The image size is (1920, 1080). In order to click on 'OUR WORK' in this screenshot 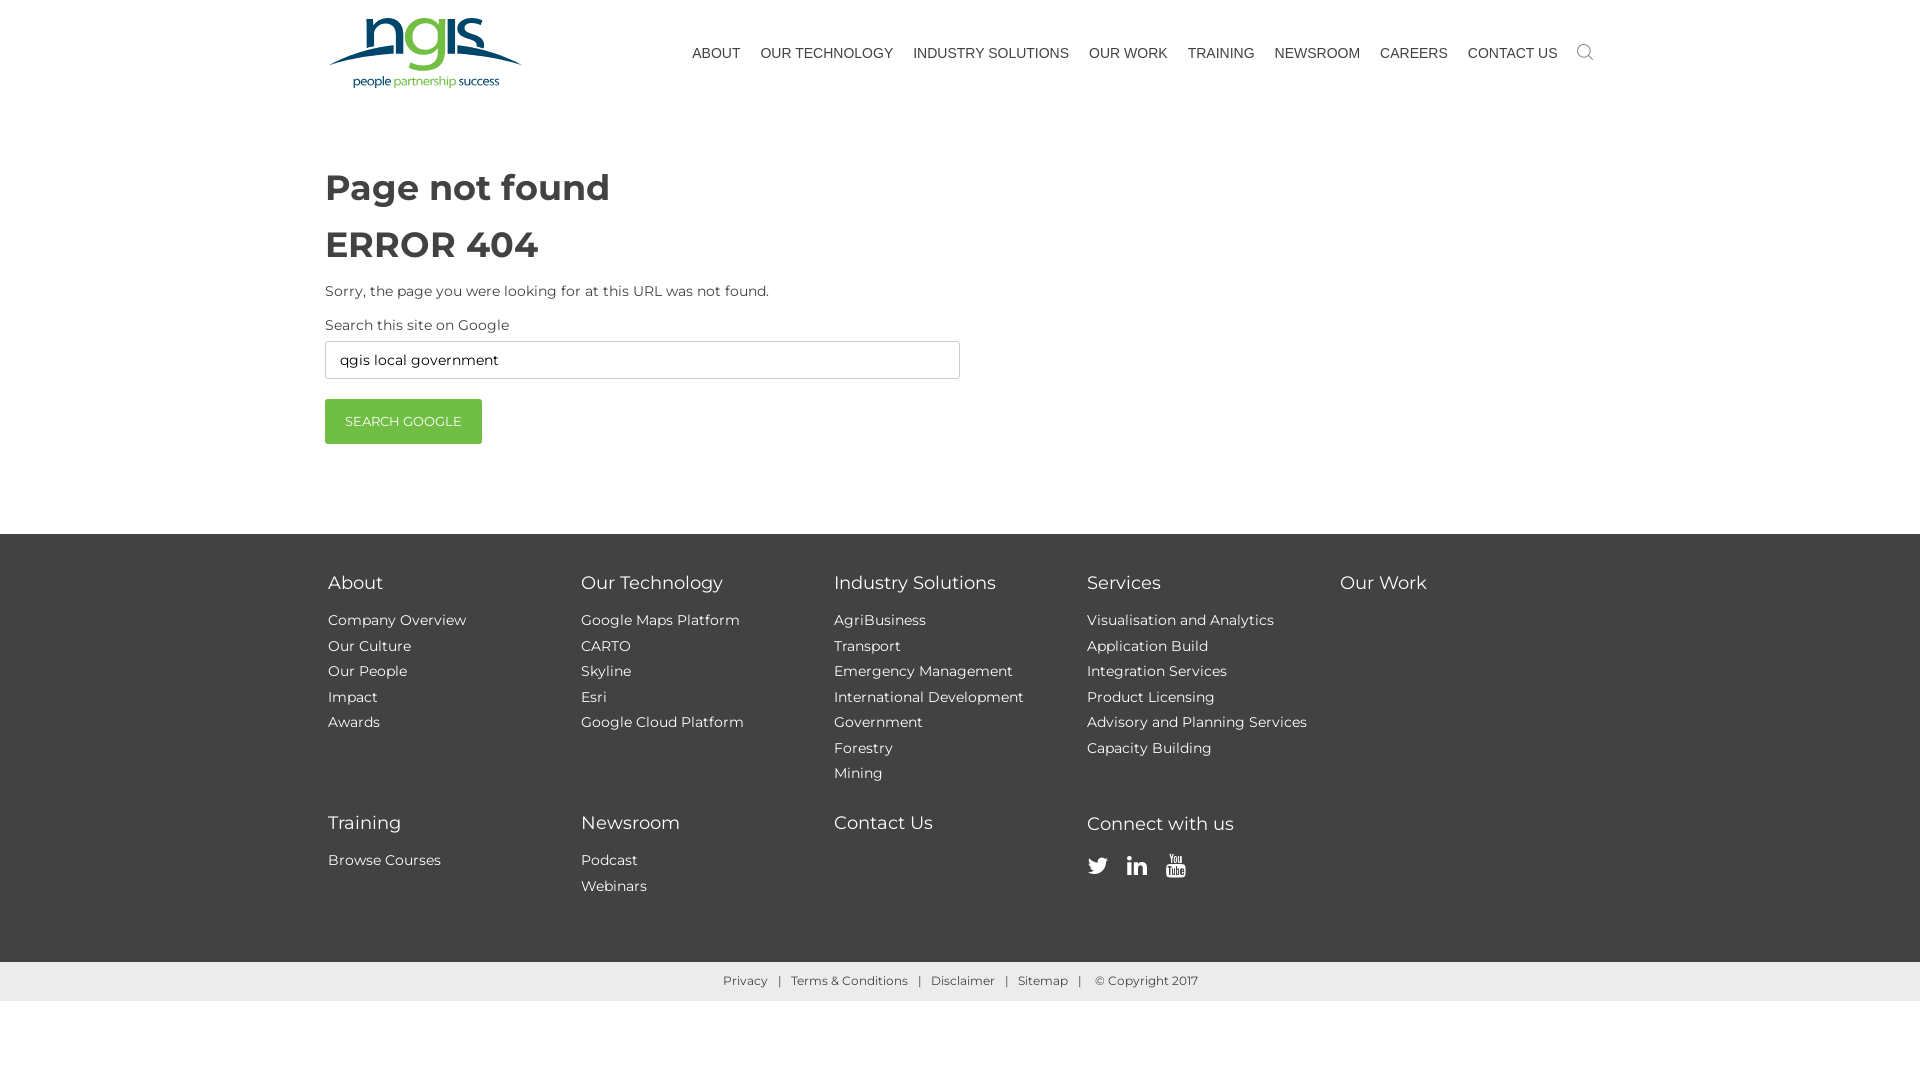, I will do `click(1128, 52)`.